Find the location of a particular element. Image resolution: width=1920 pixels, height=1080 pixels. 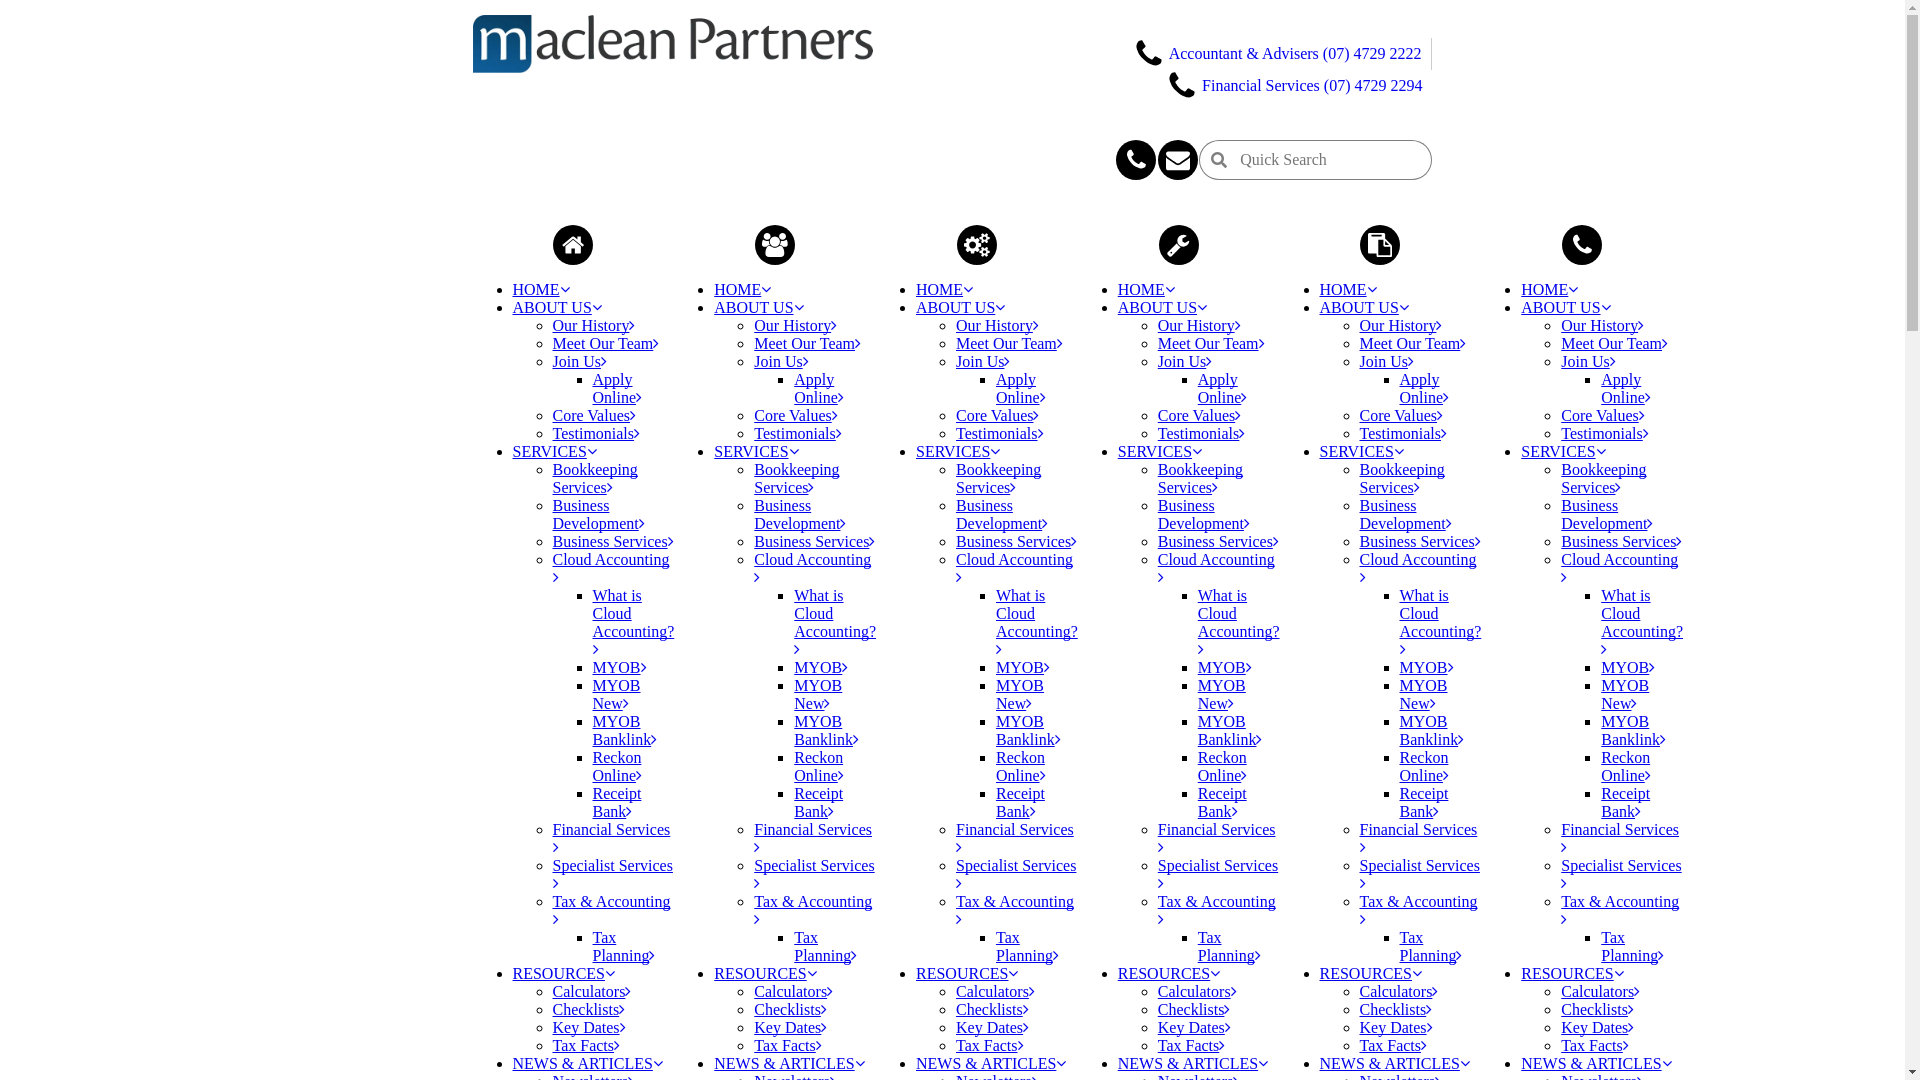

'Calculators' is located at coordinates (1600, 991).